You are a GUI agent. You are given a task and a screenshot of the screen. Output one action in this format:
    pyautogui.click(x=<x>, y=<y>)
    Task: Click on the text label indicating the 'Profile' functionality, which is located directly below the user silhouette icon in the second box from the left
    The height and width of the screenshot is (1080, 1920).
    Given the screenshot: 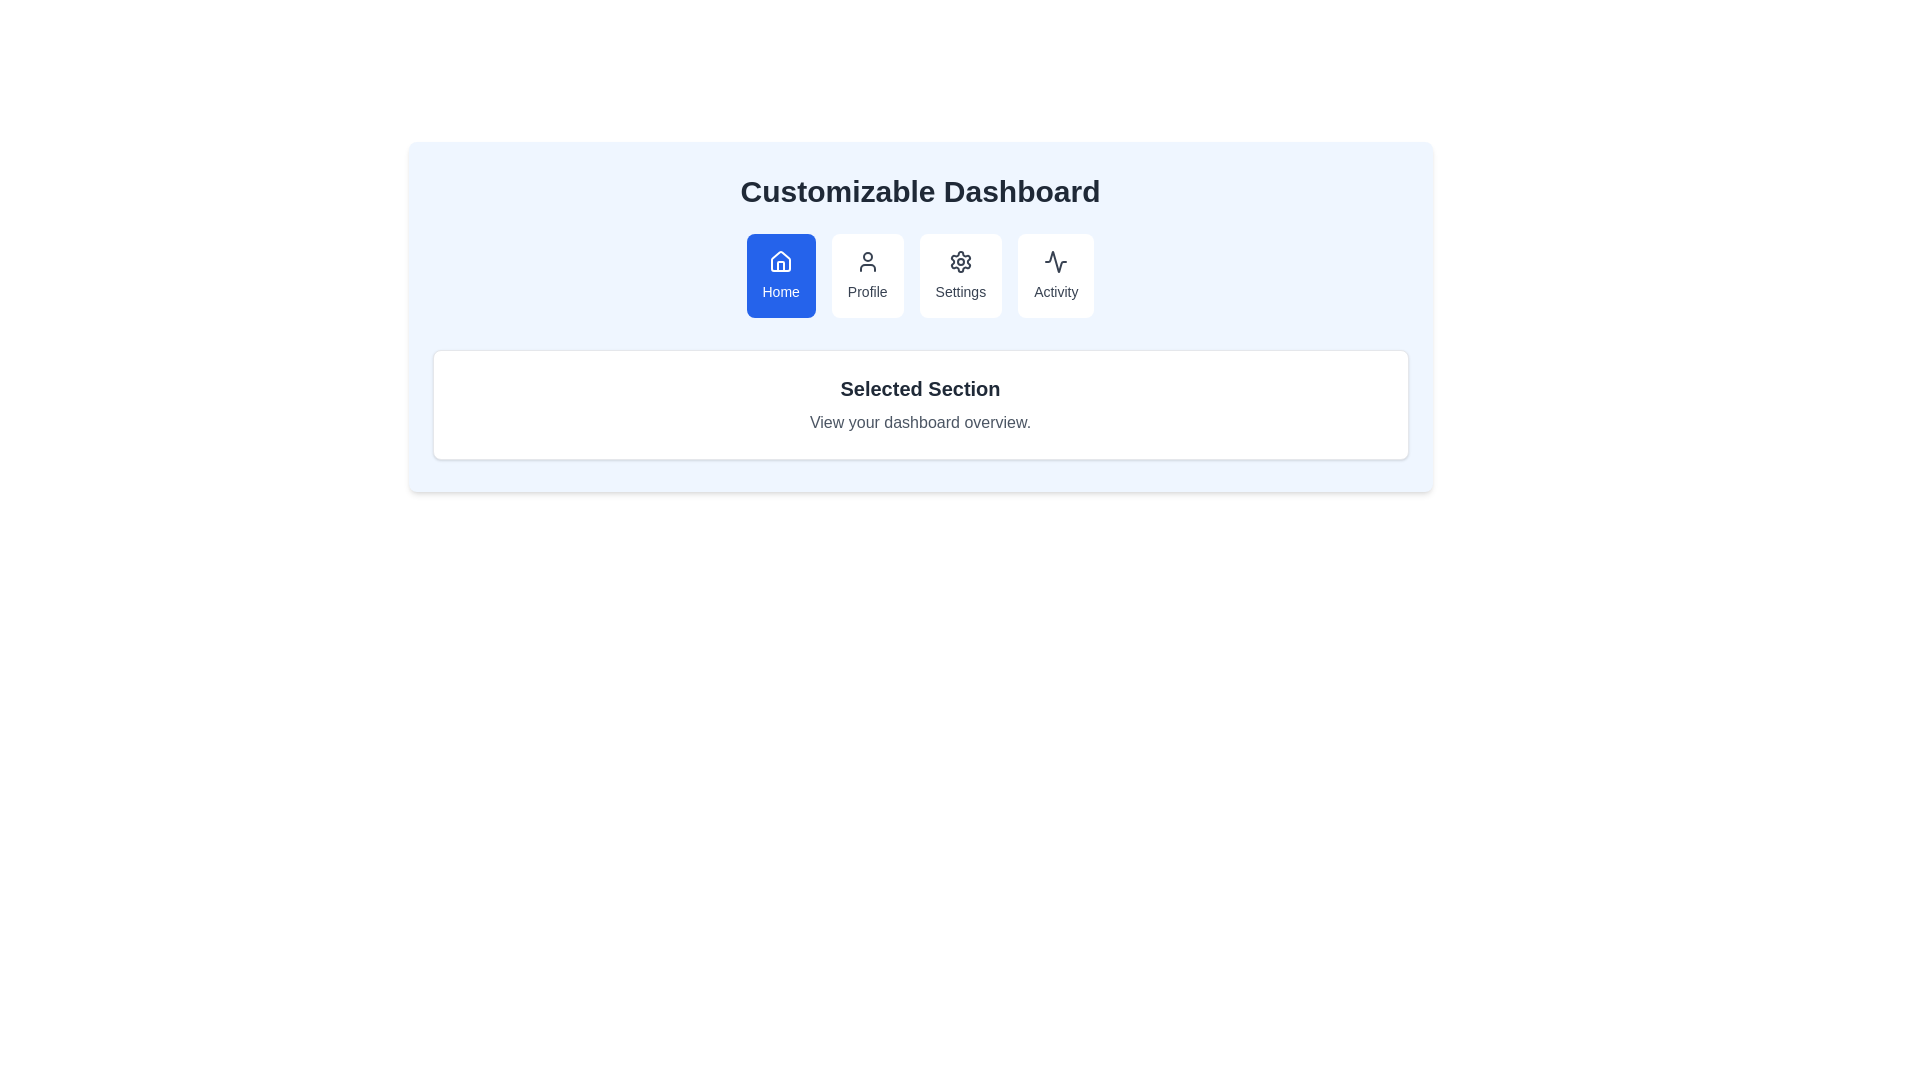 What is the action you would take?
    pyautogui.click(x=867, y=292)
    